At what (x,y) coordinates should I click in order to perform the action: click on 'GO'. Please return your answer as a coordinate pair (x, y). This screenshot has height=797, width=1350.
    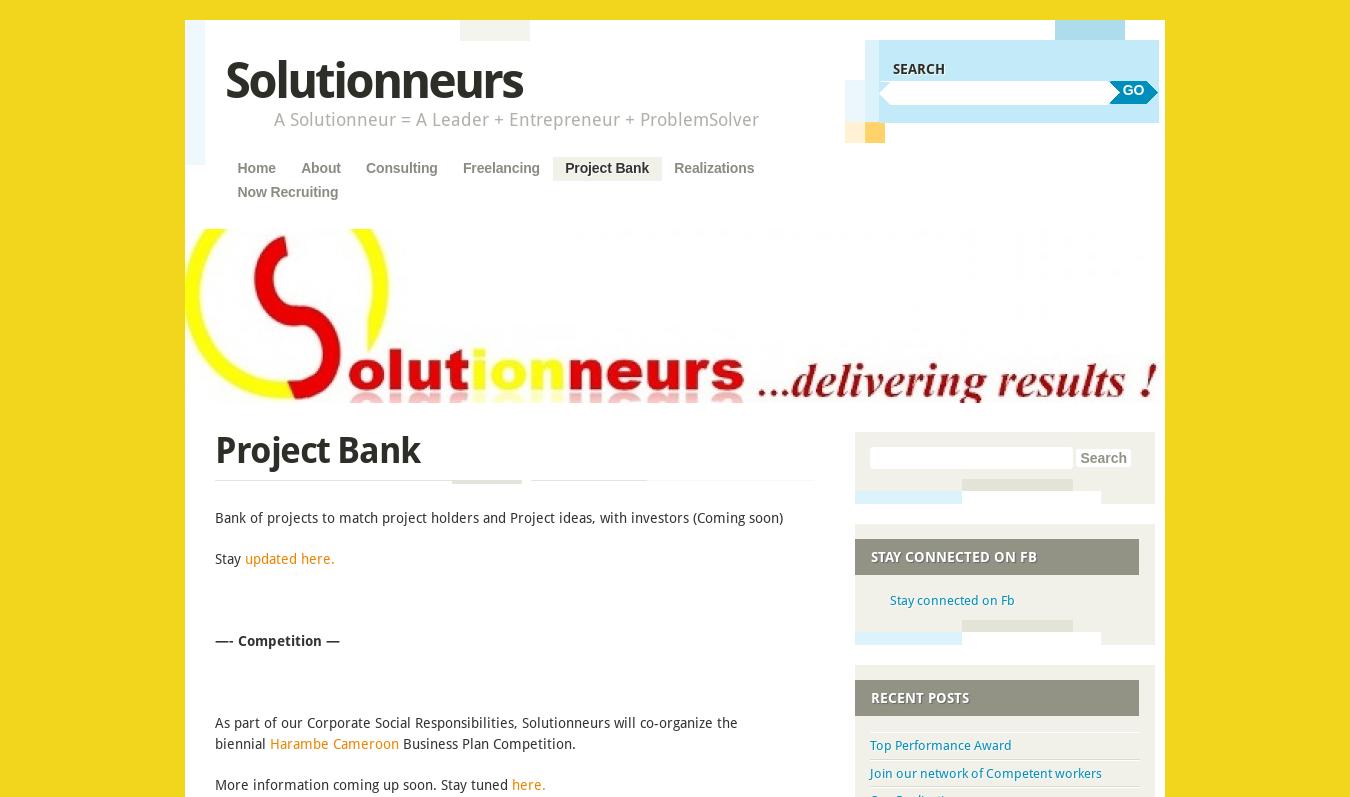
    Looking at the image, I should click on (1121, 88).